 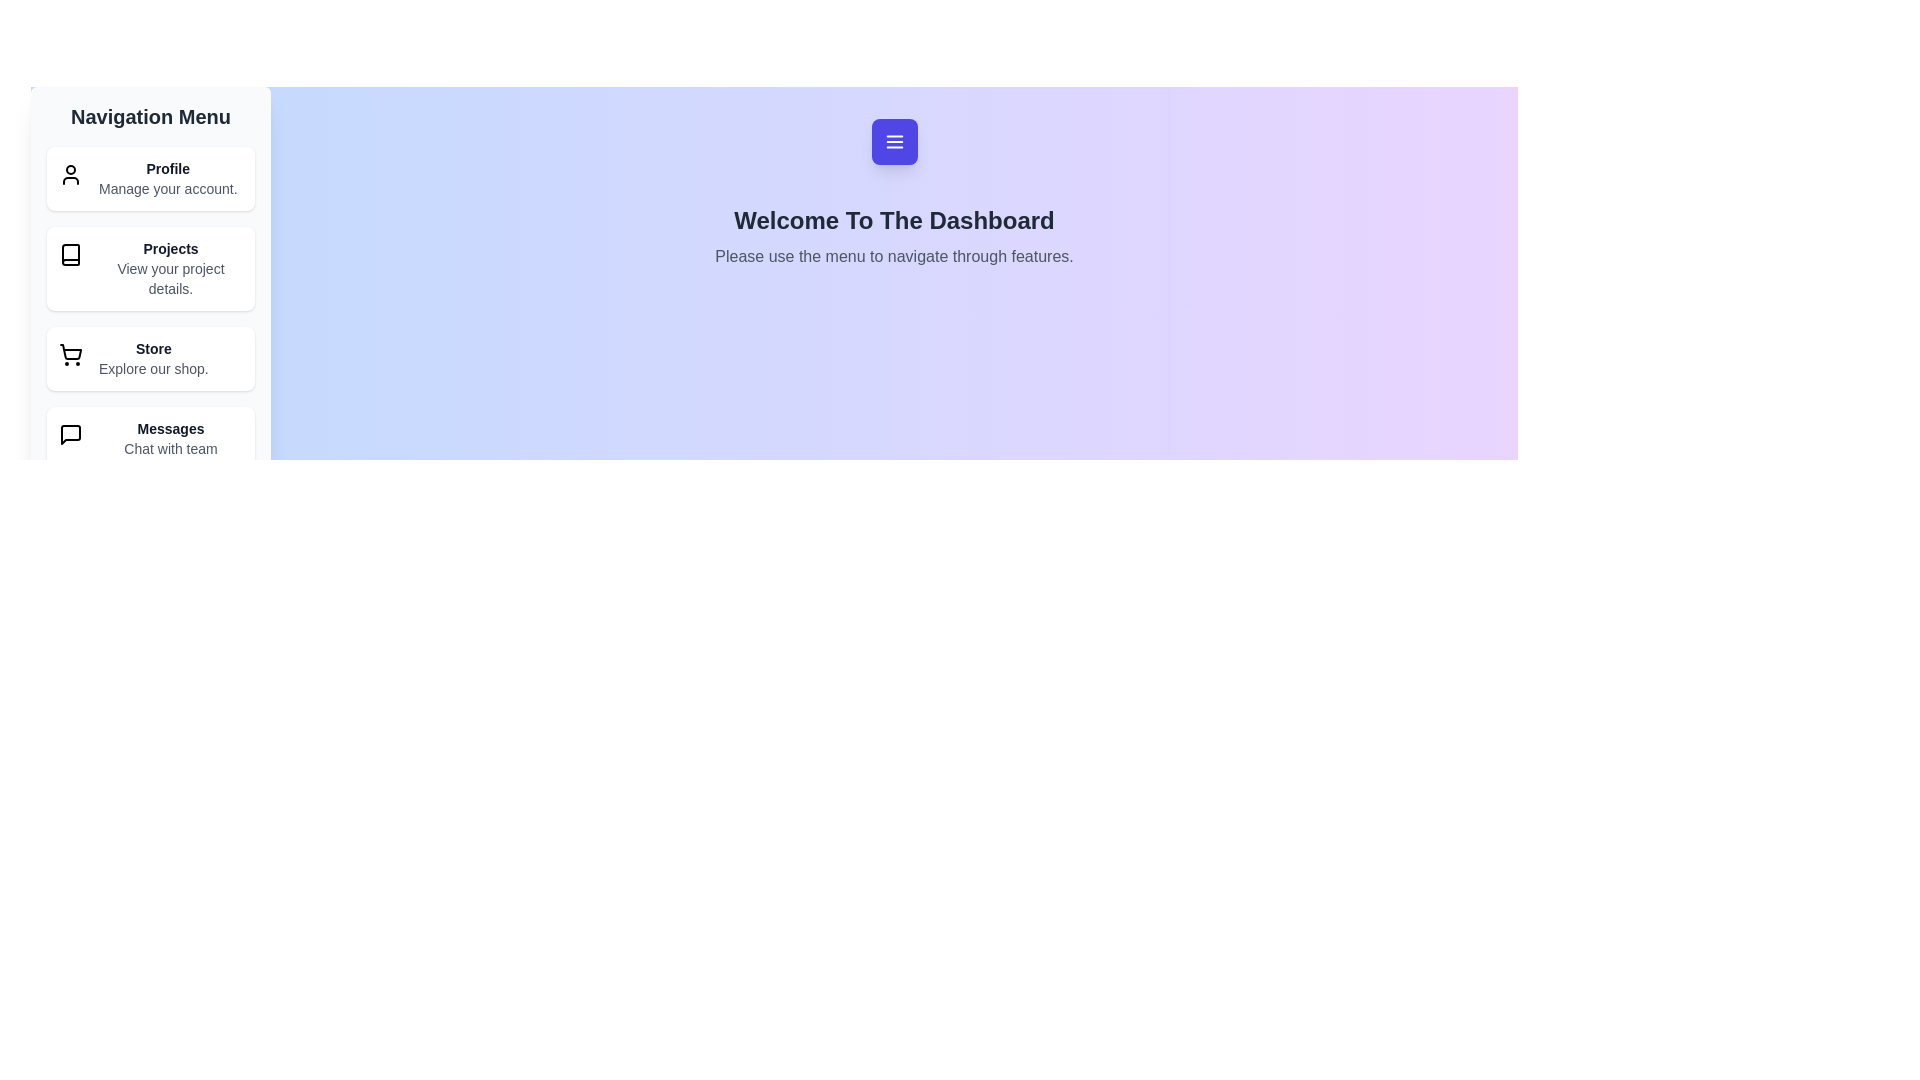 I want to click on the icon corresponding to Messages in the navigation menu, so click(x=71, y=434).